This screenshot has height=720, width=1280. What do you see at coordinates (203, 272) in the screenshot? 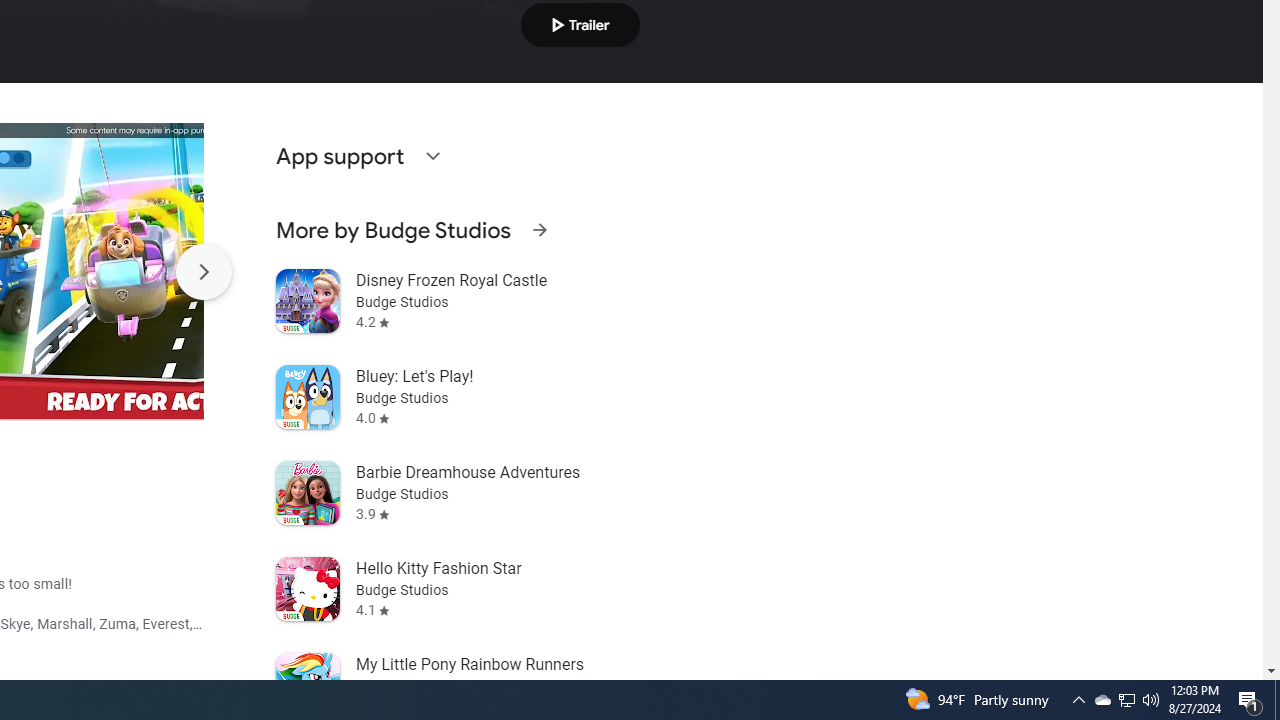
I see `'Scroll Next'` at bounding box center [203, 272].